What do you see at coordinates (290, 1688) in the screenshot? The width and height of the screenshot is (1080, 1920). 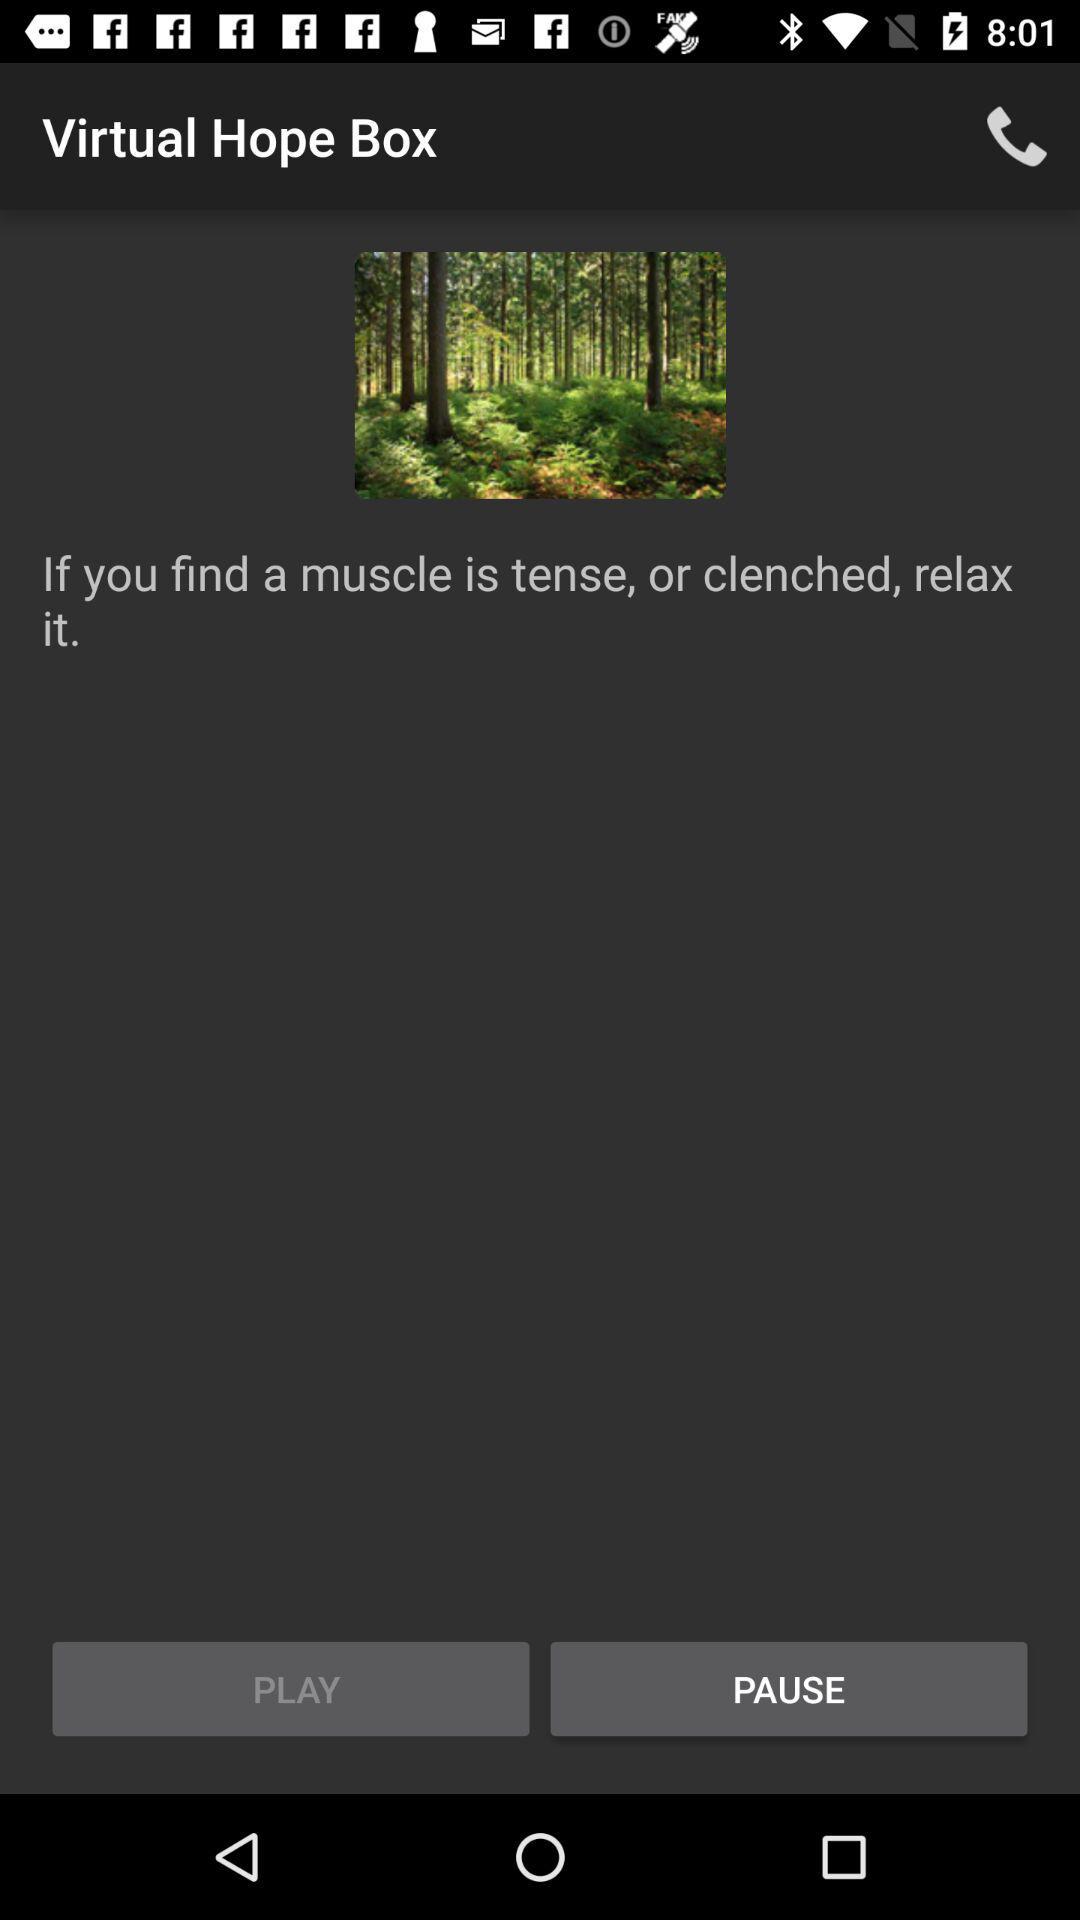 I see `the play` at bounding box center [290, 1688].